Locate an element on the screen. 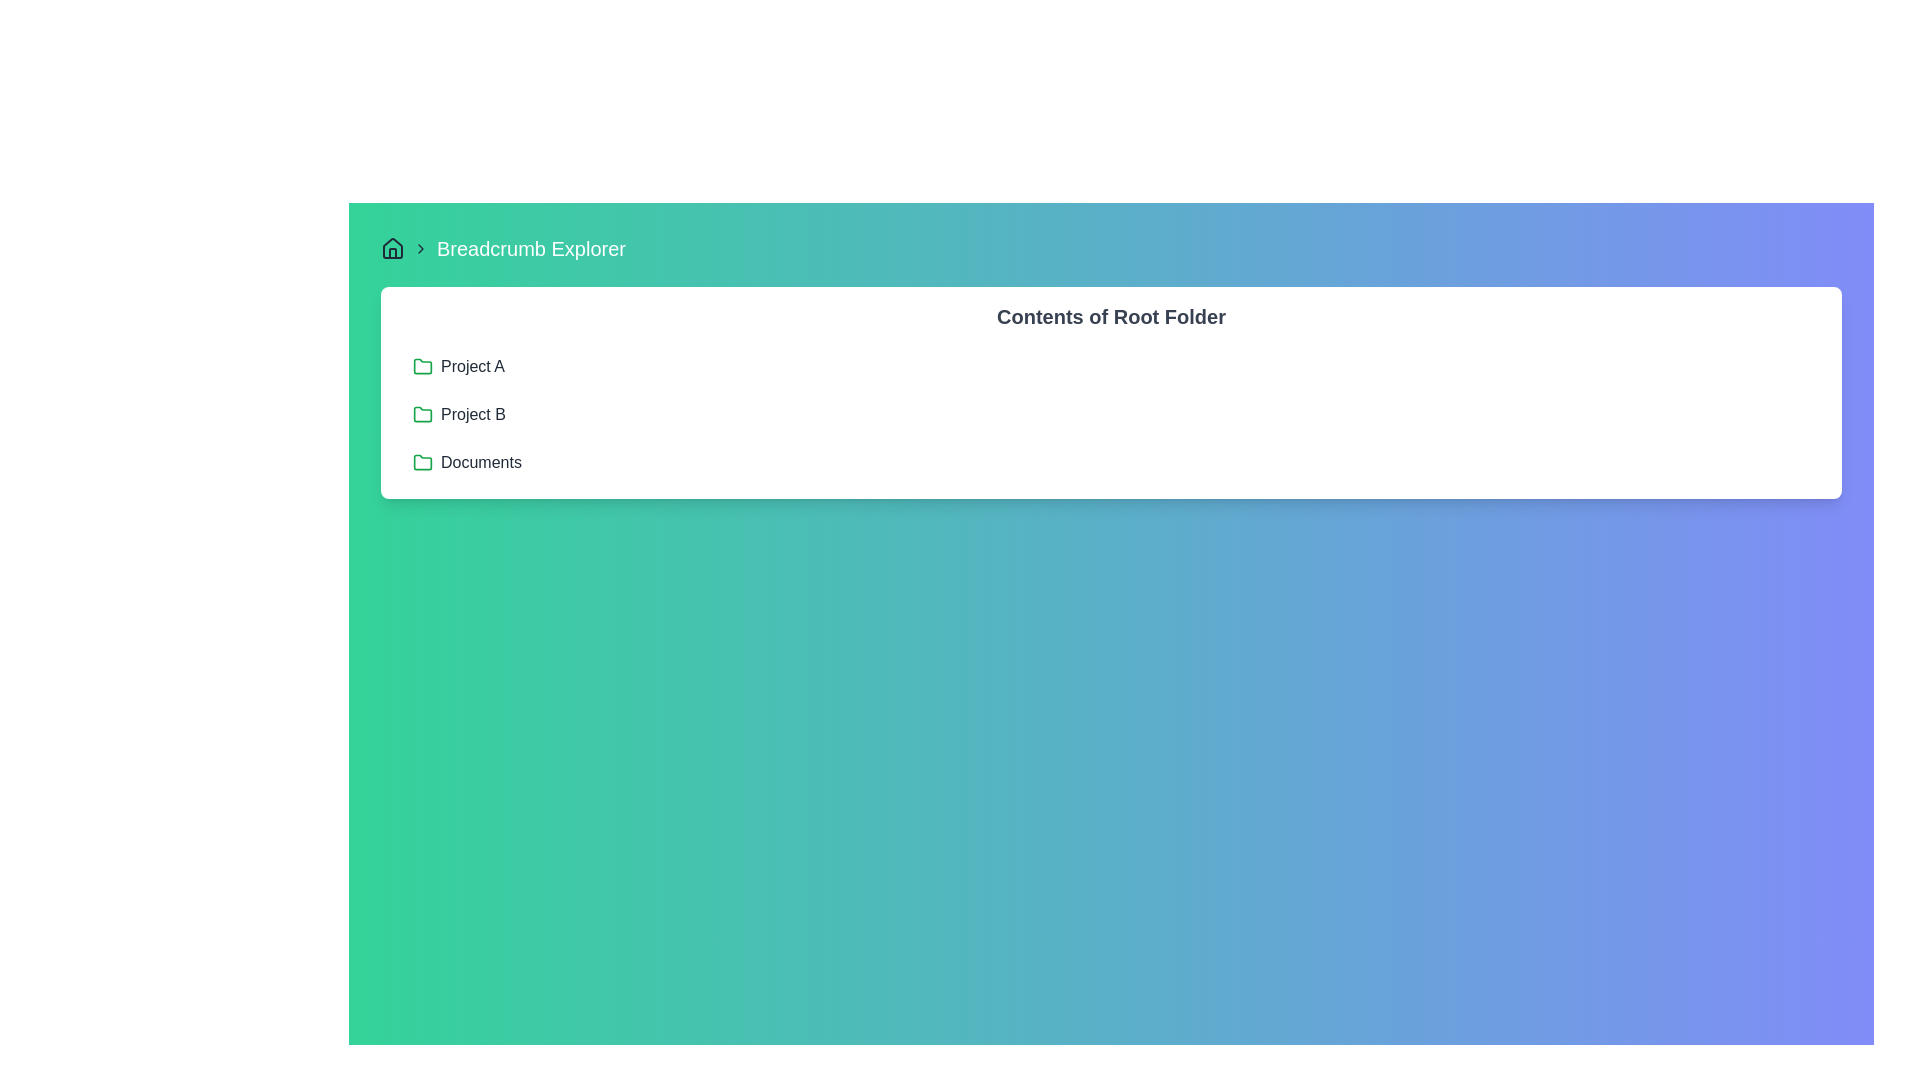 The height and width of the screenshot is (1080, 1920). the folder icon with a green outline located to the left of 'Project B', which is the second element in the vertical list is located at coordinates (421, 414).